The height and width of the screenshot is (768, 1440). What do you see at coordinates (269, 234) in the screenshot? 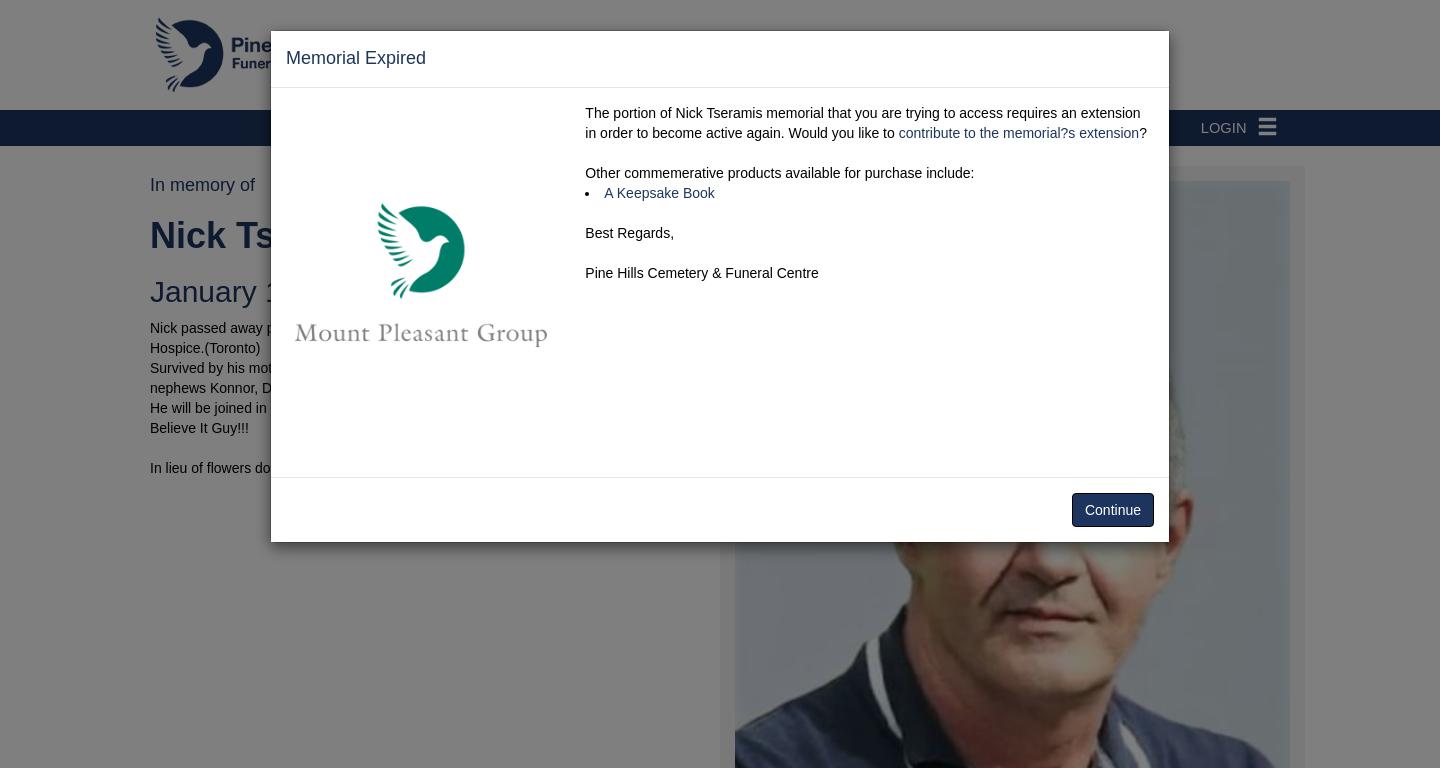
I see `'Nick Tseramis'` at bounding box center [269, 234].